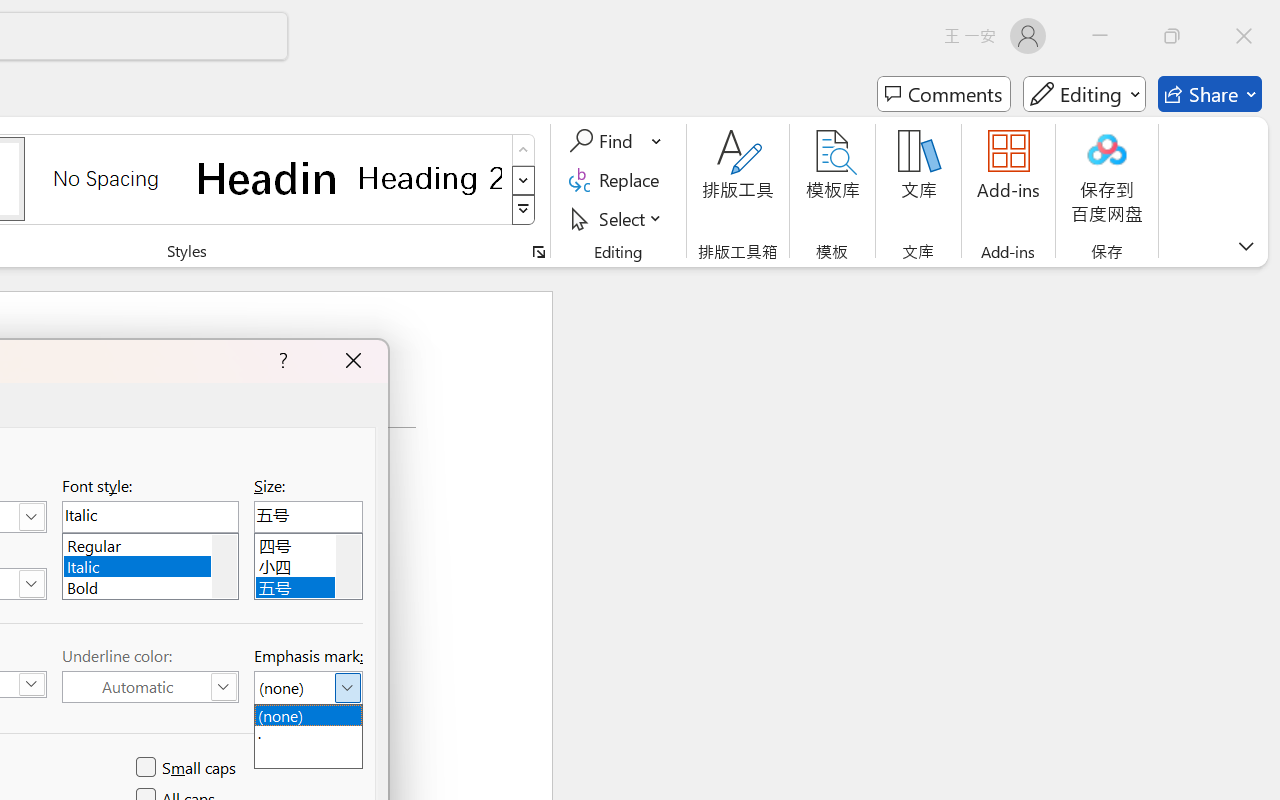  I want to click on '(none)', so click(307, 713).